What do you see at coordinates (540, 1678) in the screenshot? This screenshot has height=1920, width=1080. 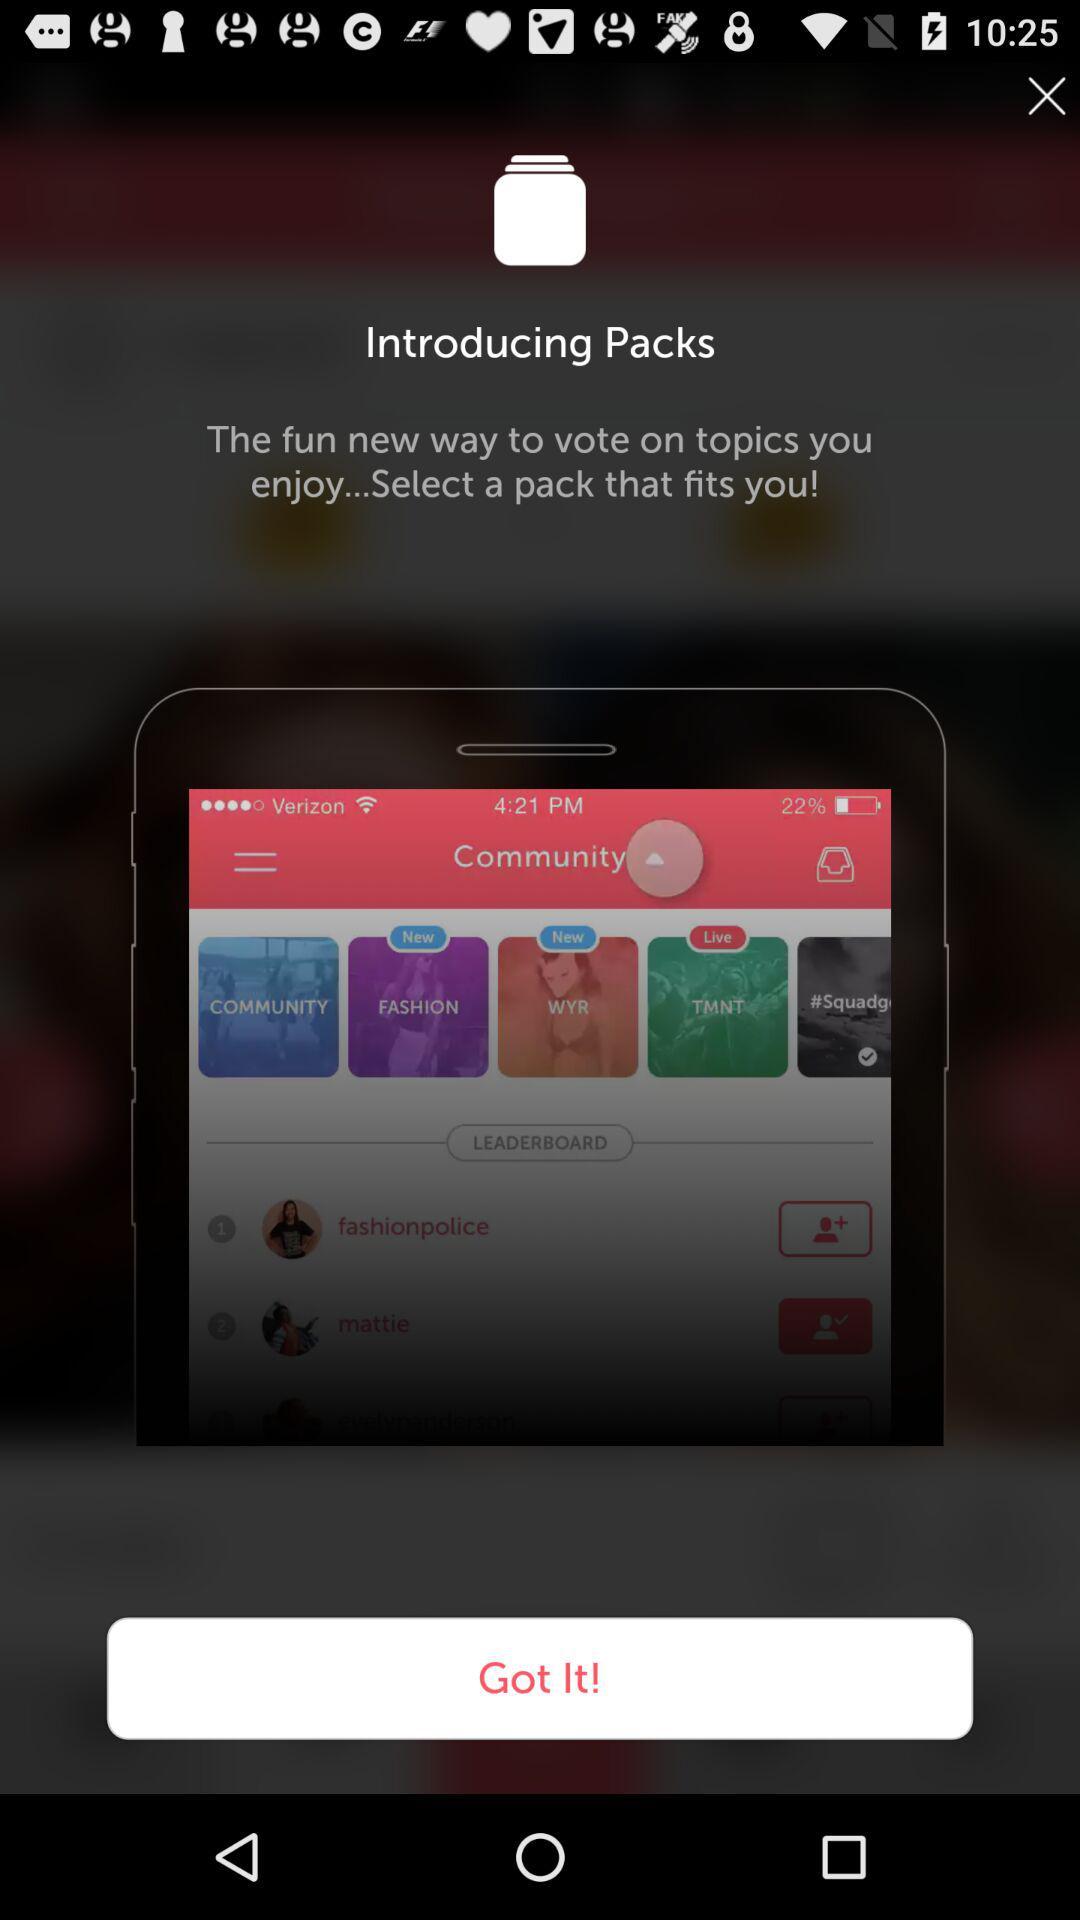 I see `got it!` at bounding box center [540, 1678].